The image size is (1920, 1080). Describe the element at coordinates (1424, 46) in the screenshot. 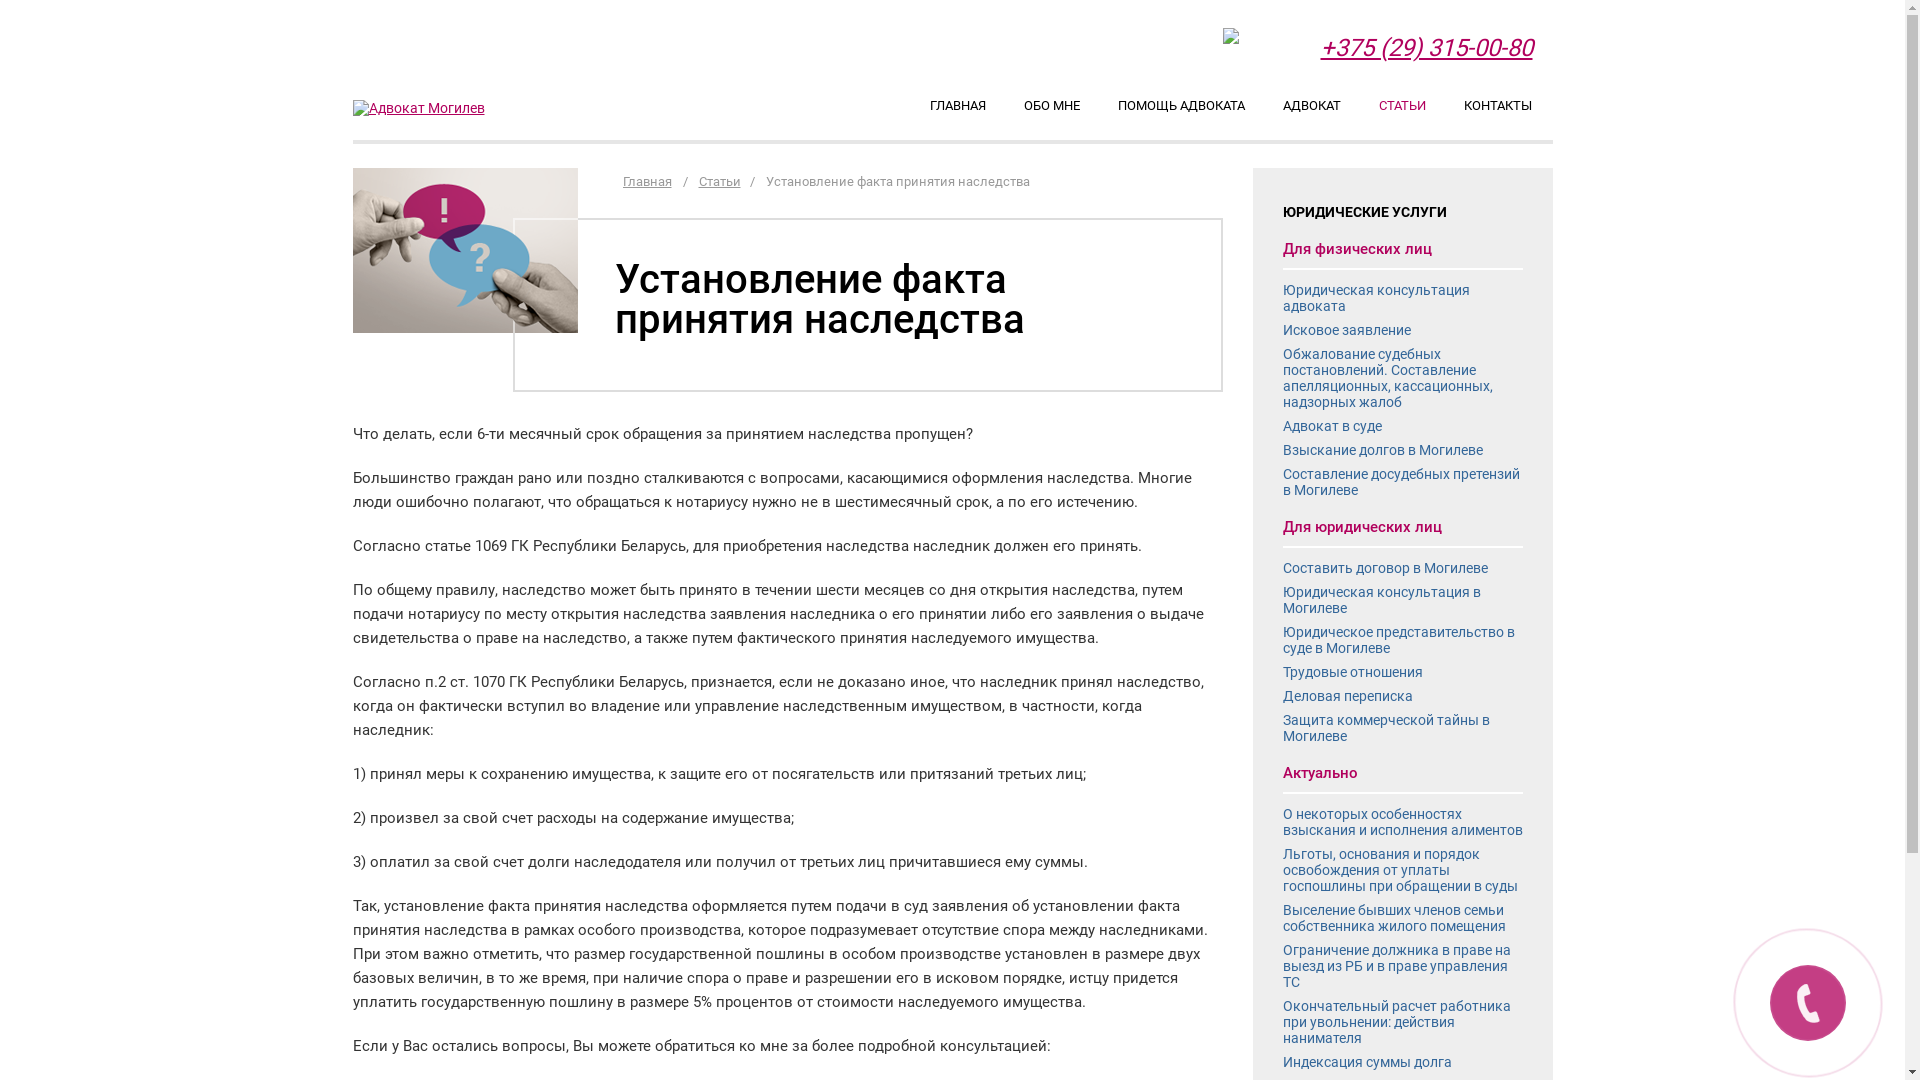

I see `'+375 (29) 315-00-80'` at that location.